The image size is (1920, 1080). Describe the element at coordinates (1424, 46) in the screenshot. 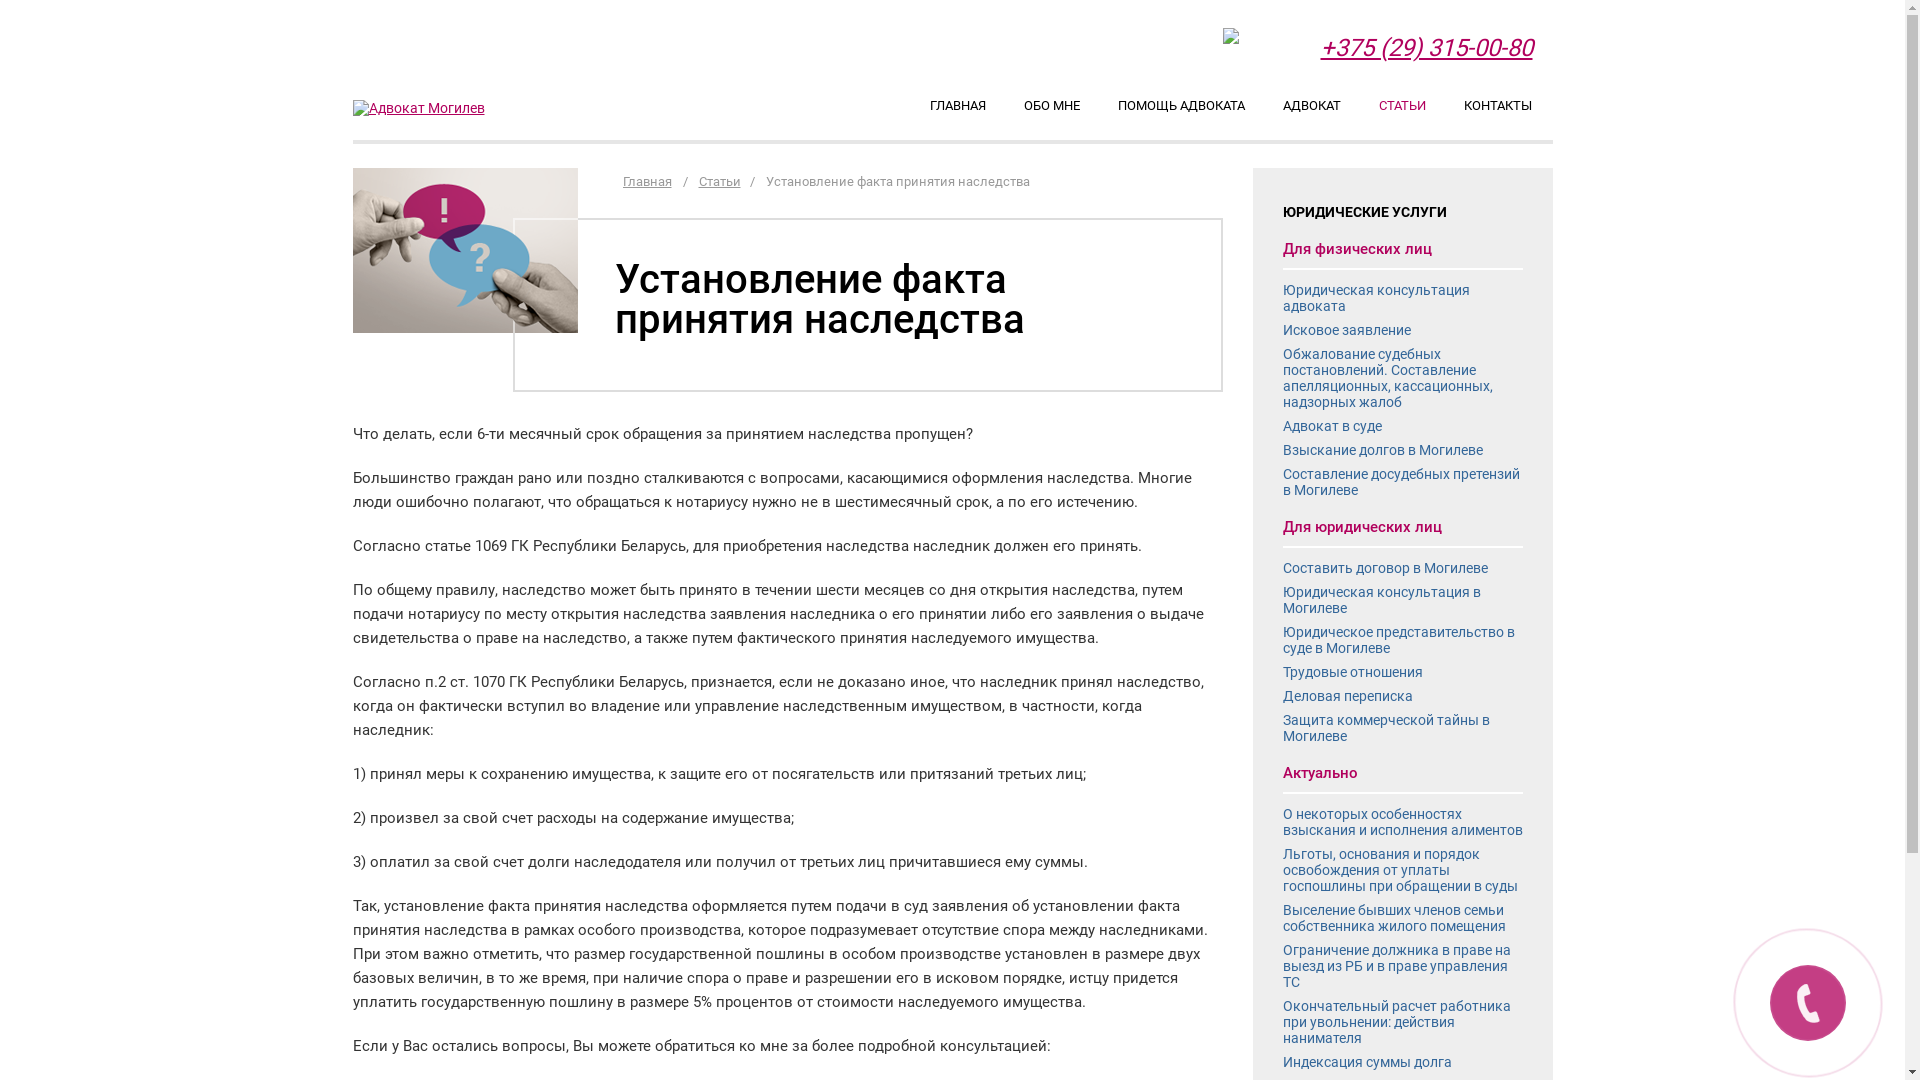

I see `'+375 (29) 315-00-80'` at that location.